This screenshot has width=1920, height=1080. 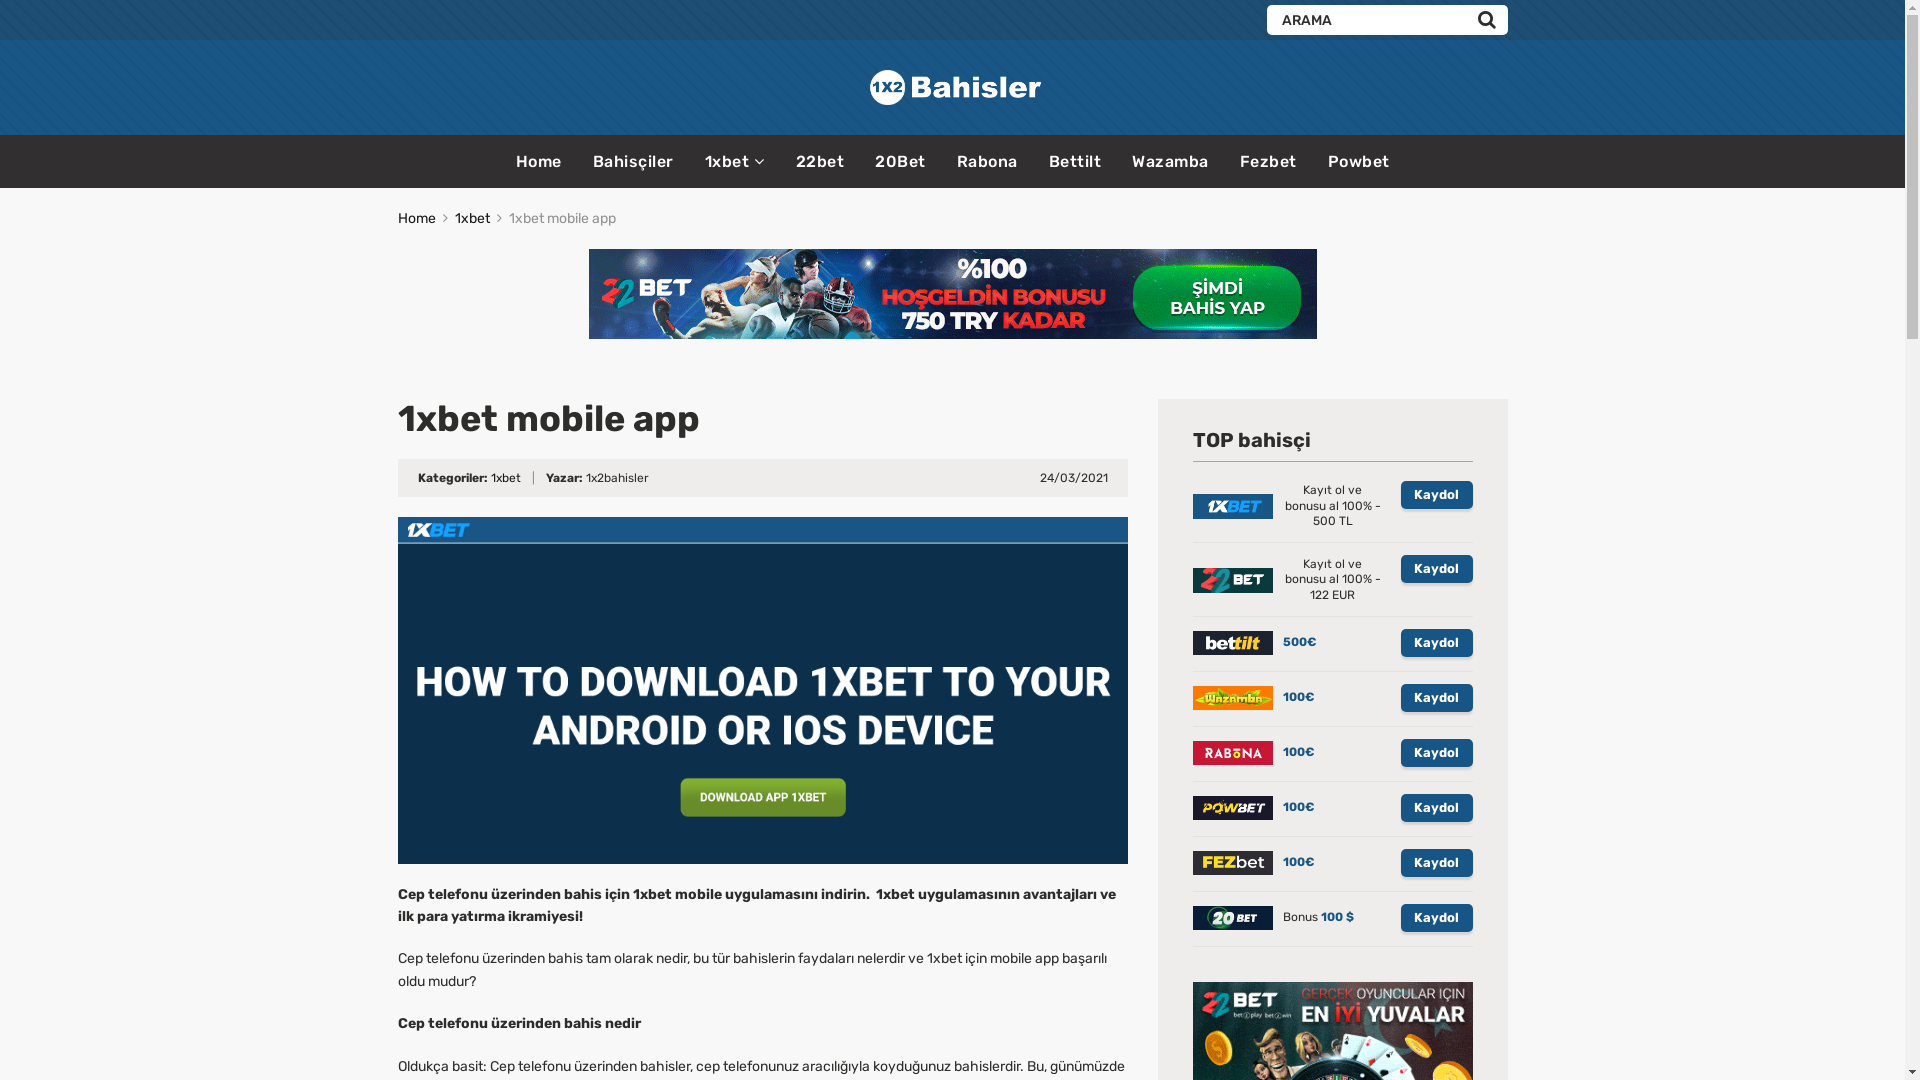 What do you see at coordinates (470, 218) in the screenshot?
I see `'1xbet'` at bounding box center [470, 218].